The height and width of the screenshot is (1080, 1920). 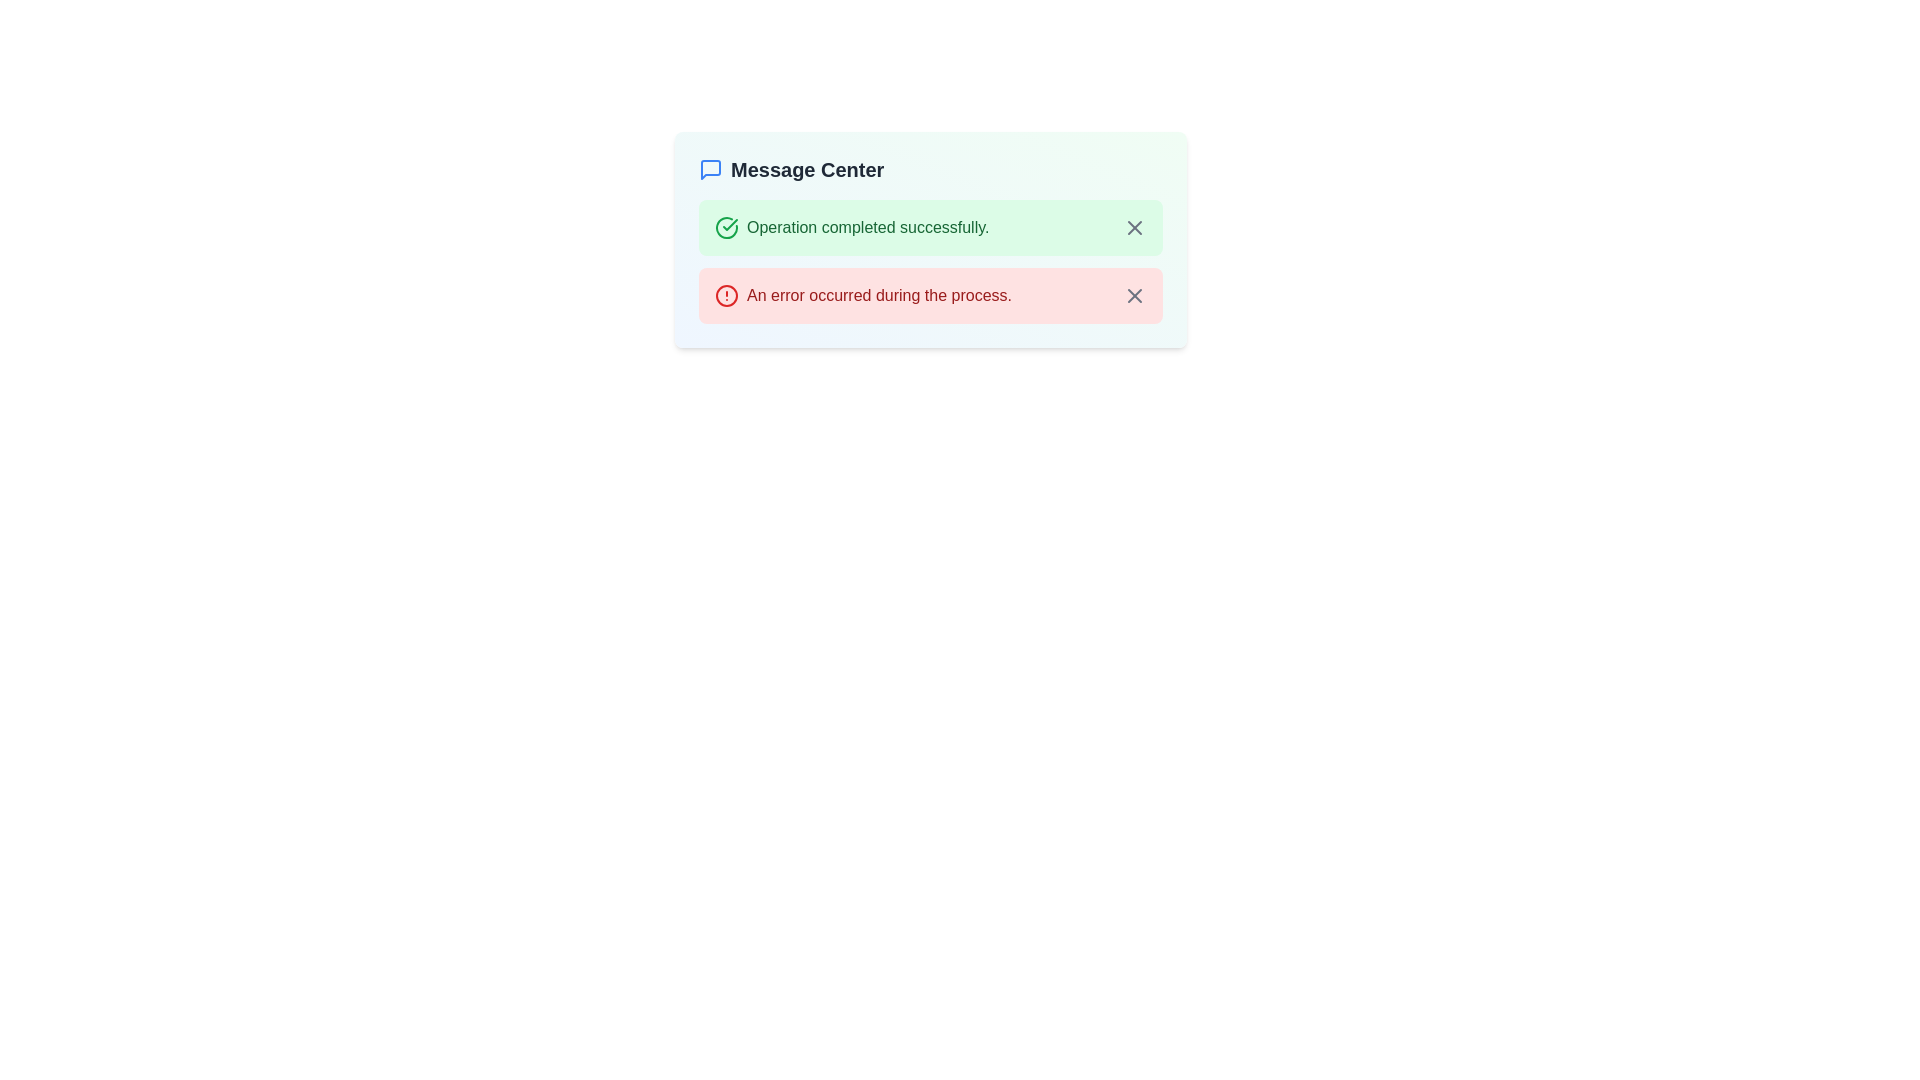 I want to click on the dismiss/close icon button located in the top-right corner of the green notification area that states 'Operation completed successfully', so click(x=1134, y=226).